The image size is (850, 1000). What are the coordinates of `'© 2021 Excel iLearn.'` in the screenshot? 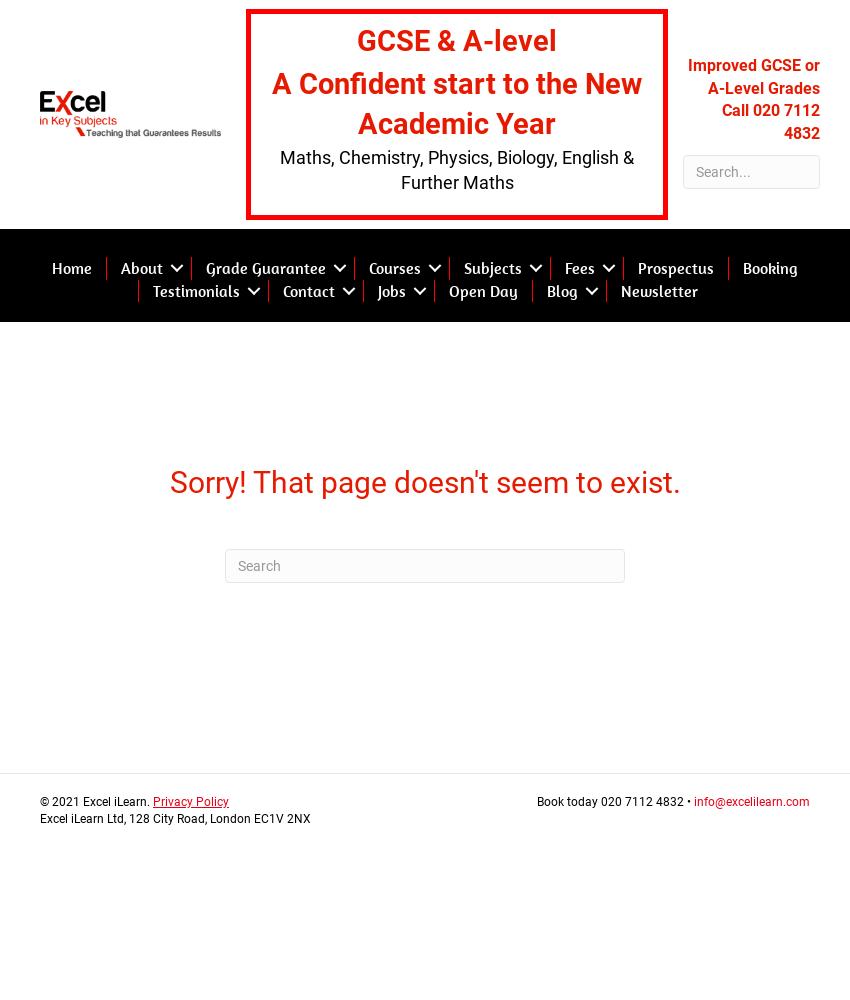 It's located at (95, 801).